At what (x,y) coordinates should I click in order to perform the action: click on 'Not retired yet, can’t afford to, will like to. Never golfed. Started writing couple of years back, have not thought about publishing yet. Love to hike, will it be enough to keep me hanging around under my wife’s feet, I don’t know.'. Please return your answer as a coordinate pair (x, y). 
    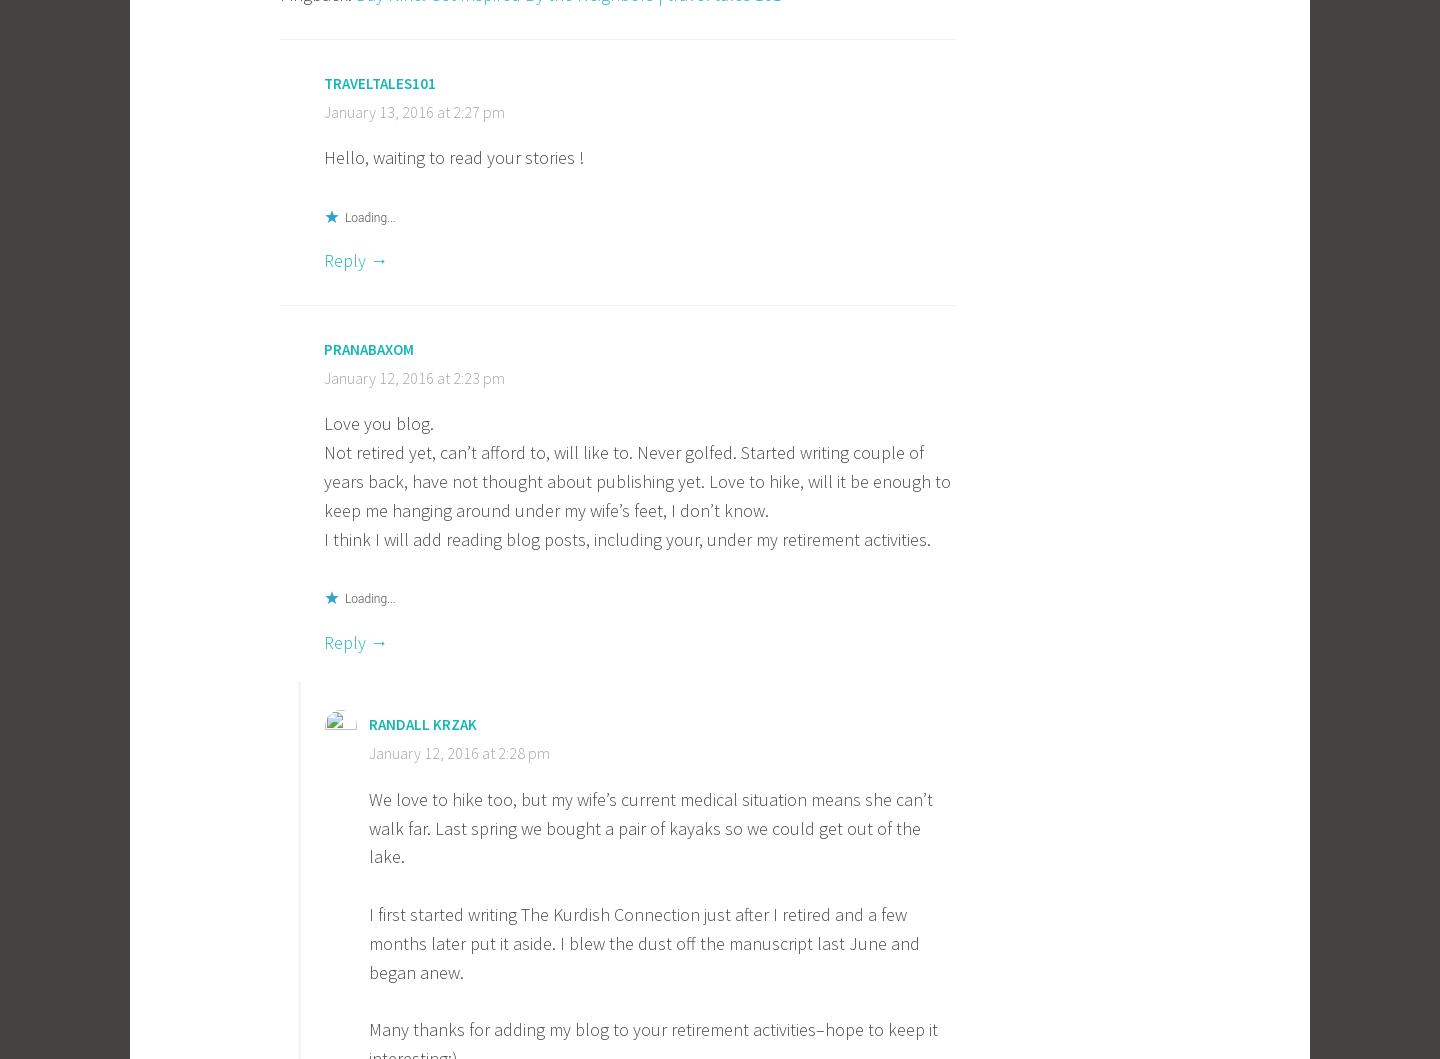
    Looking at the image, I should click on (636, 480).